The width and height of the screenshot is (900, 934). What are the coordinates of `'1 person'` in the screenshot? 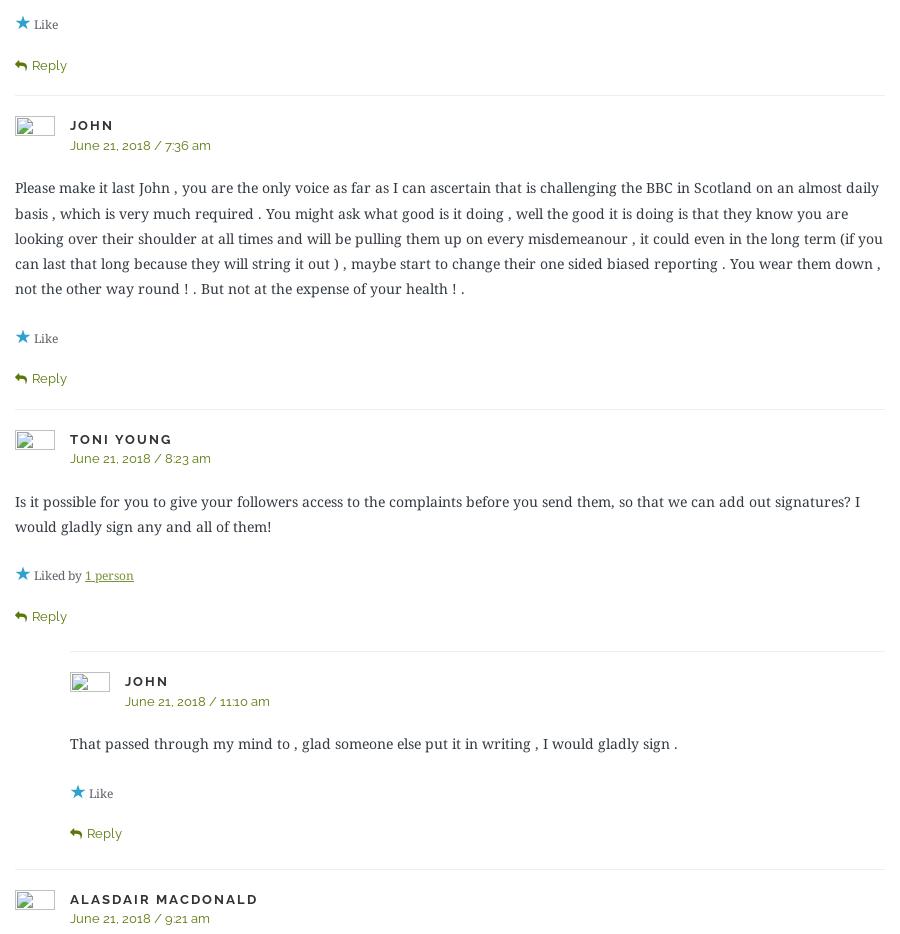 It's located at (83, 574).